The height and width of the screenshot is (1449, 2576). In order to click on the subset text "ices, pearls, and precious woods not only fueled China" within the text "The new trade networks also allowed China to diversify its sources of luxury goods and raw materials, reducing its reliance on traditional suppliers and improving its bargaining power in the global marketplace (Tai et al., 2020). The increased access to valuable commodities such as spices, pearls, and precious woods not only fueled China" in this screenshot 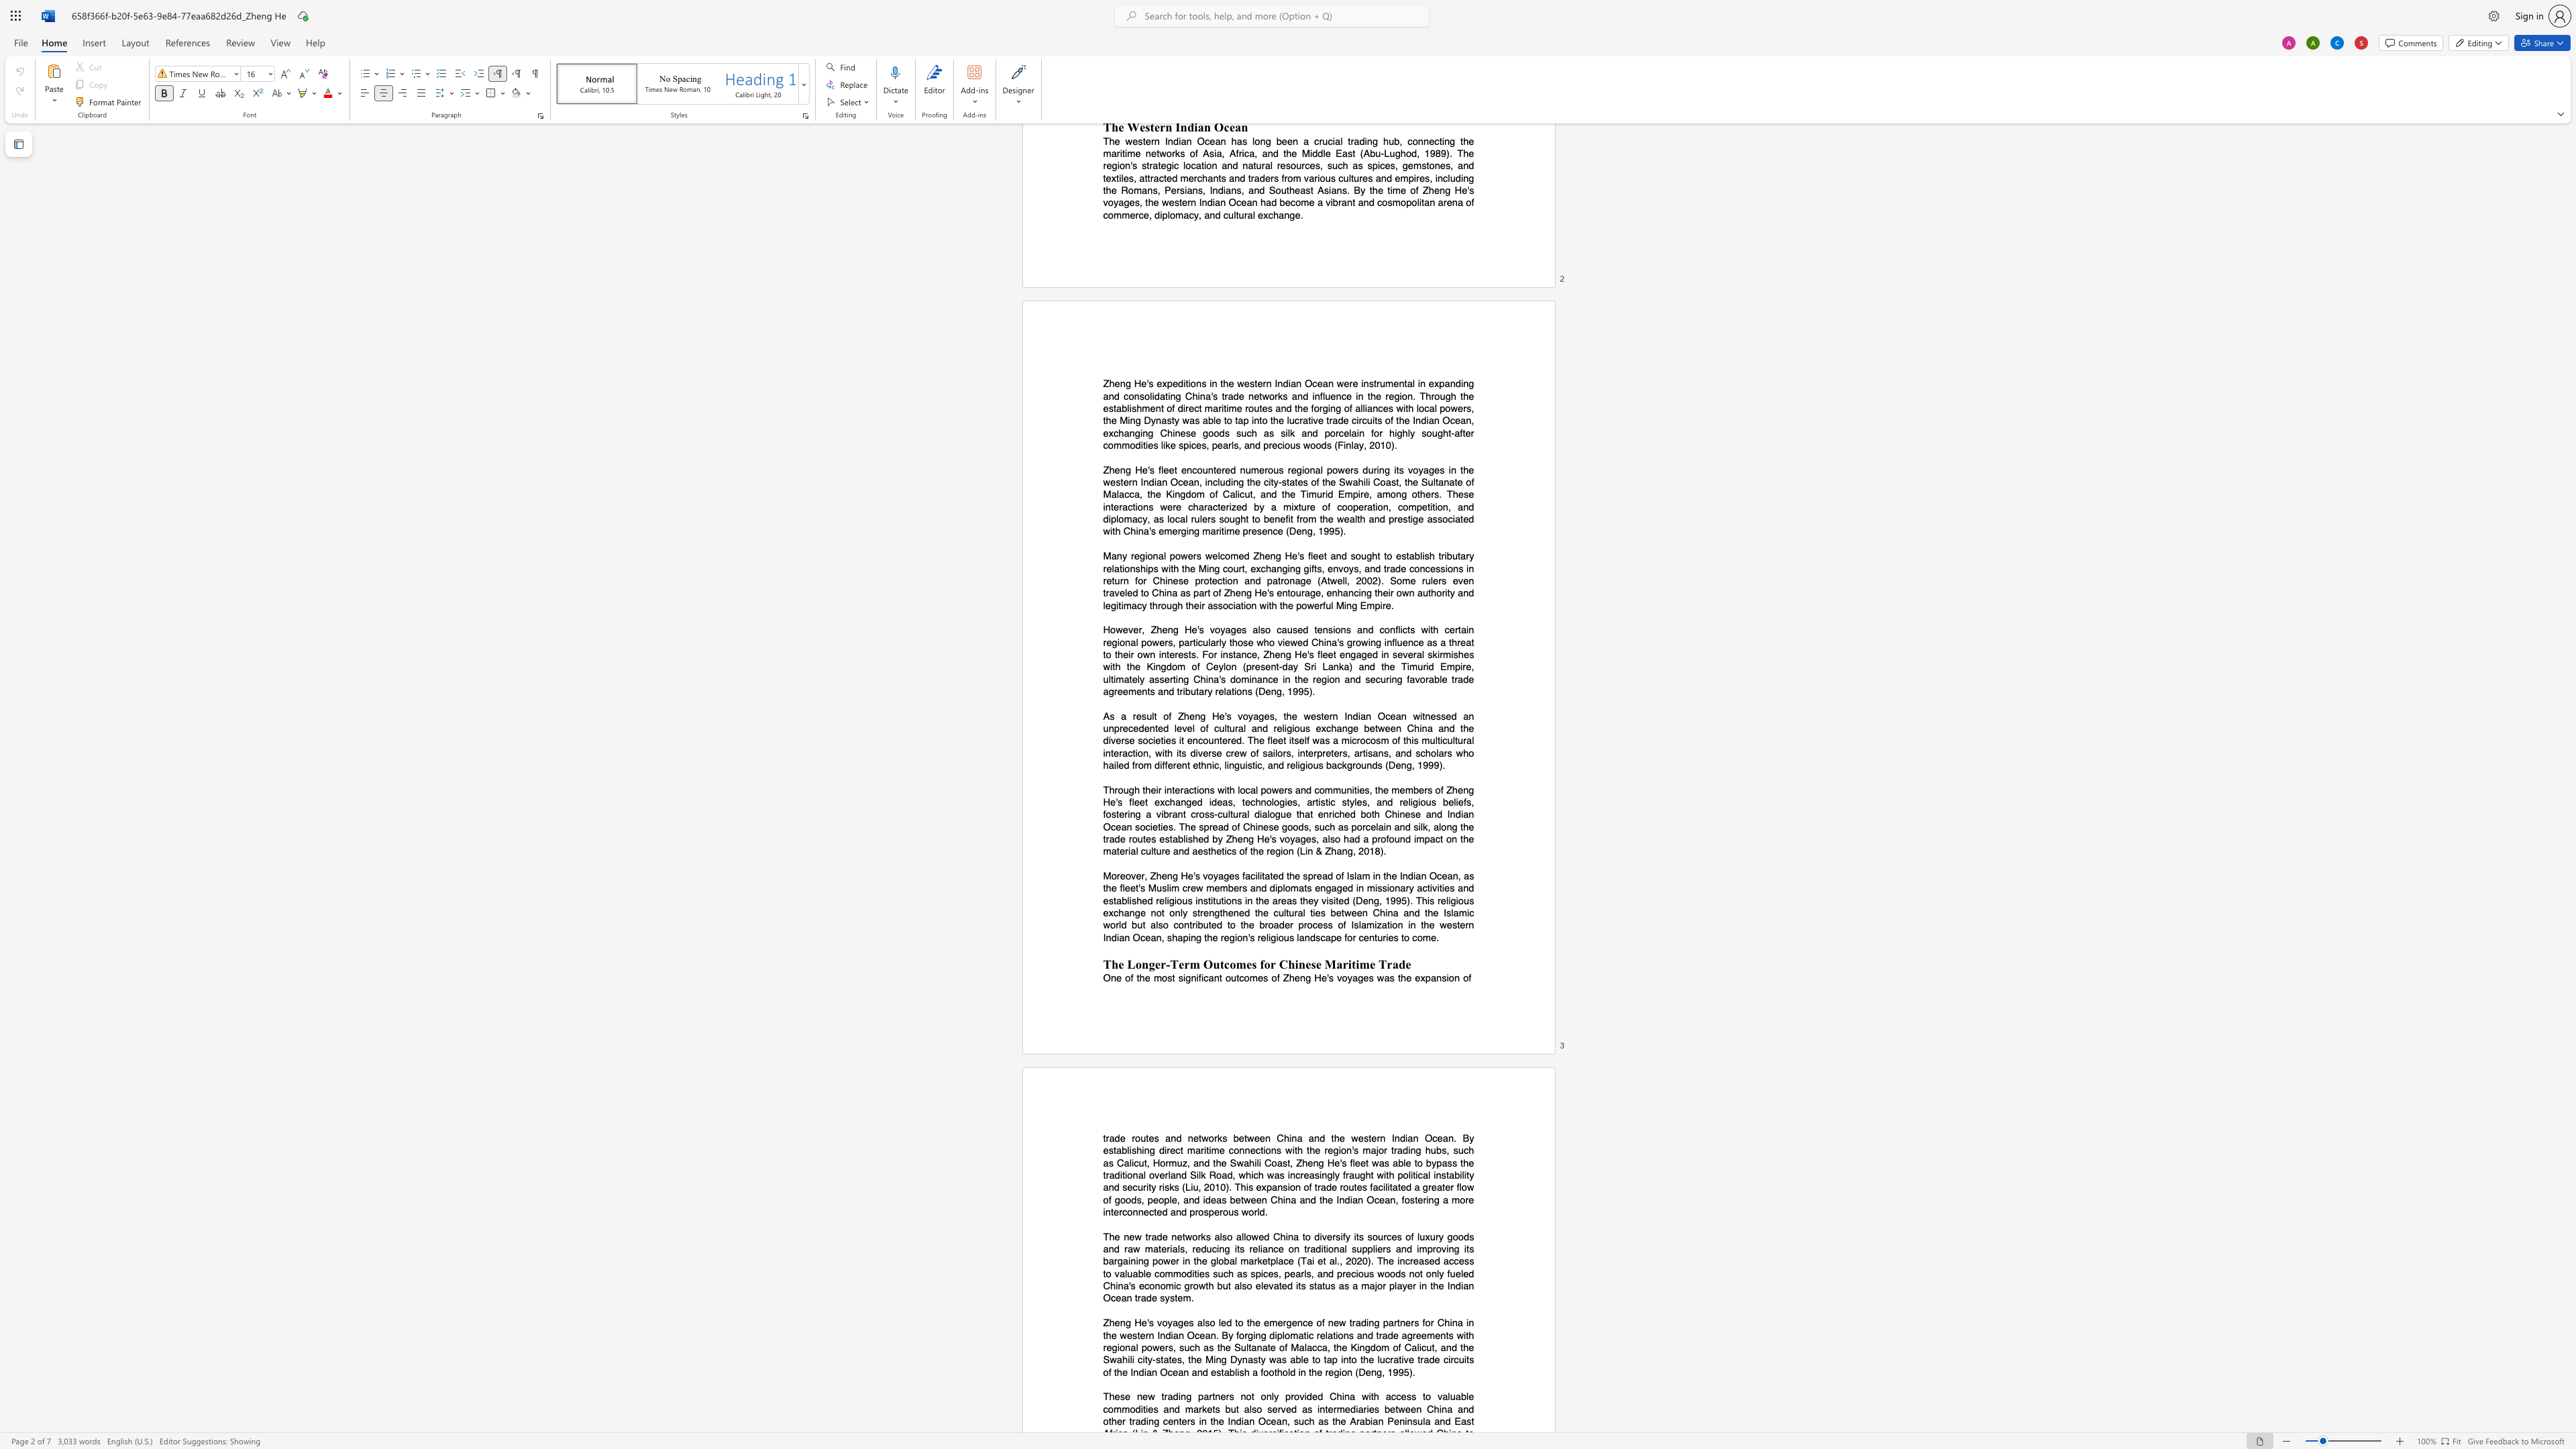, I will do `click(1260, 1272)`.